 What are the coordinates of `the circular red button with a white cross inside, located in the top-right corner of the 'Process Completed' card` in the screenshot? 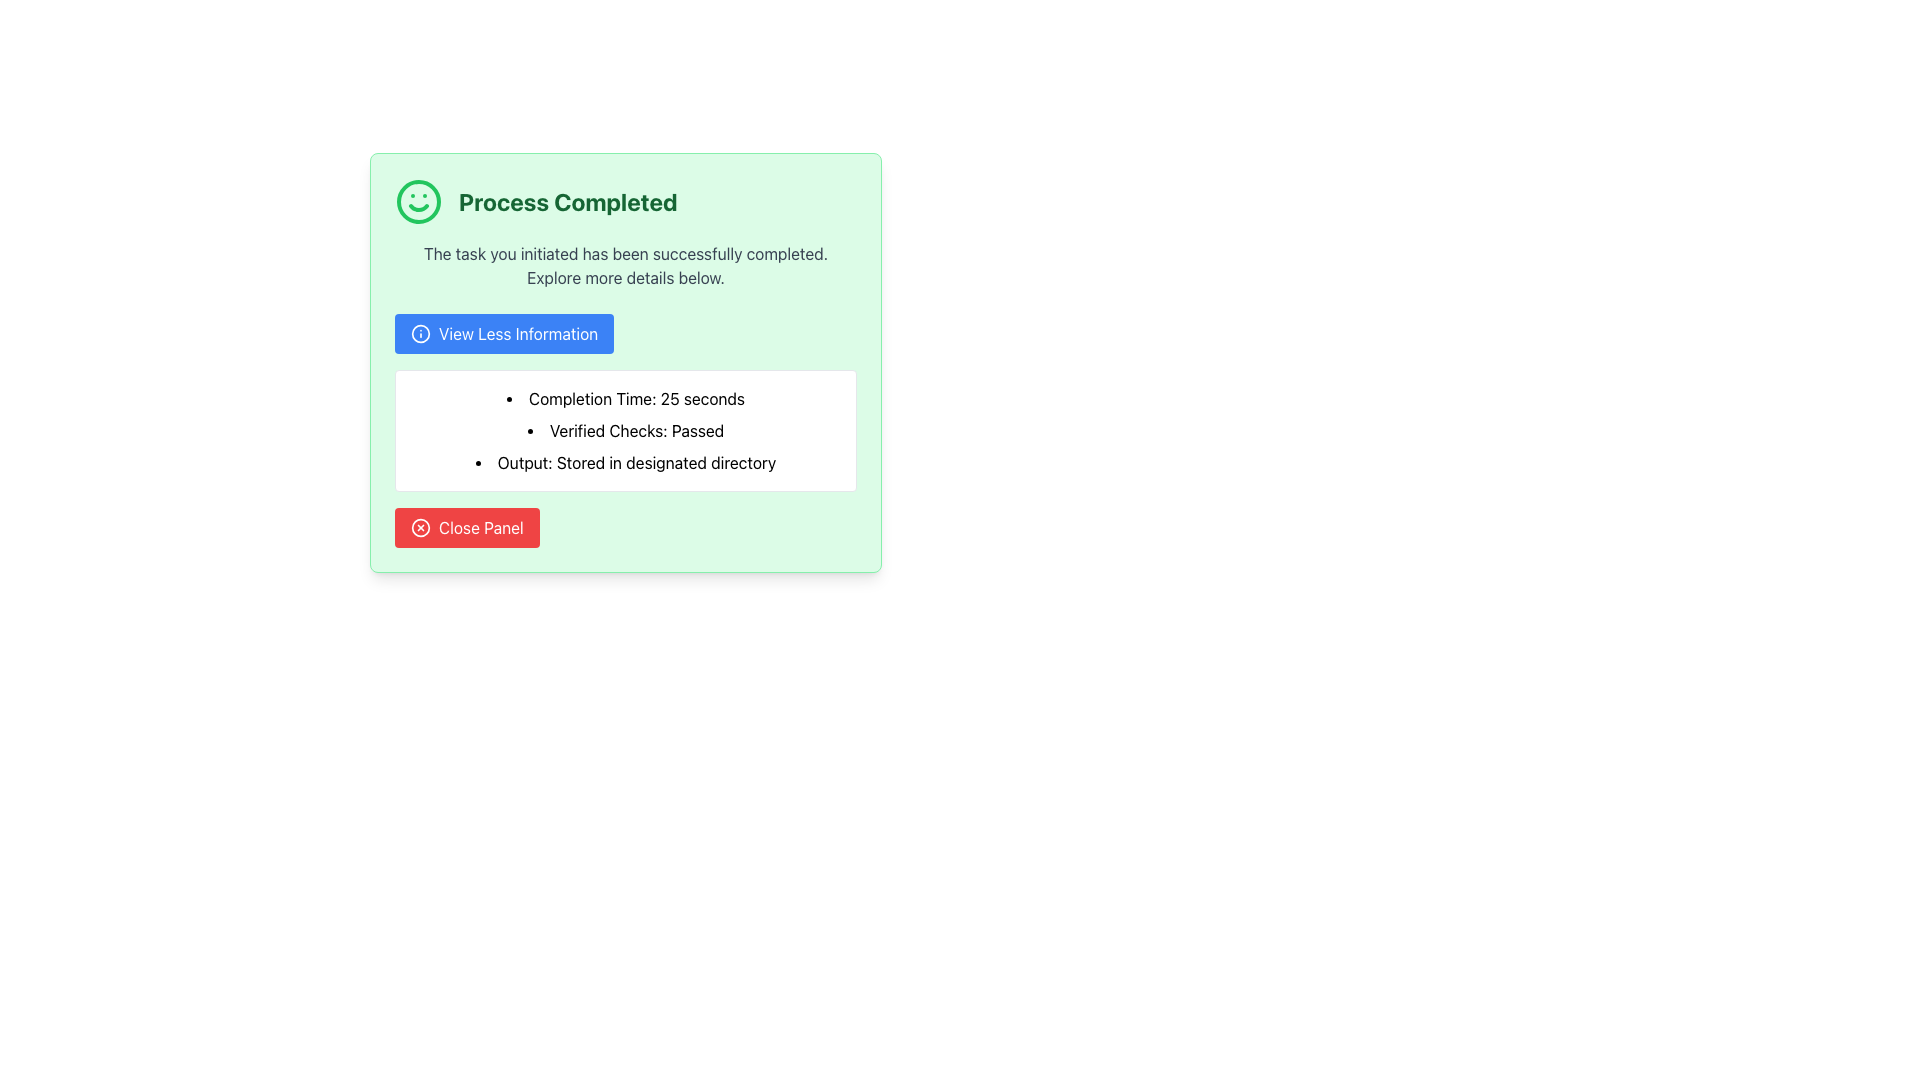 It's located at (420, 527).